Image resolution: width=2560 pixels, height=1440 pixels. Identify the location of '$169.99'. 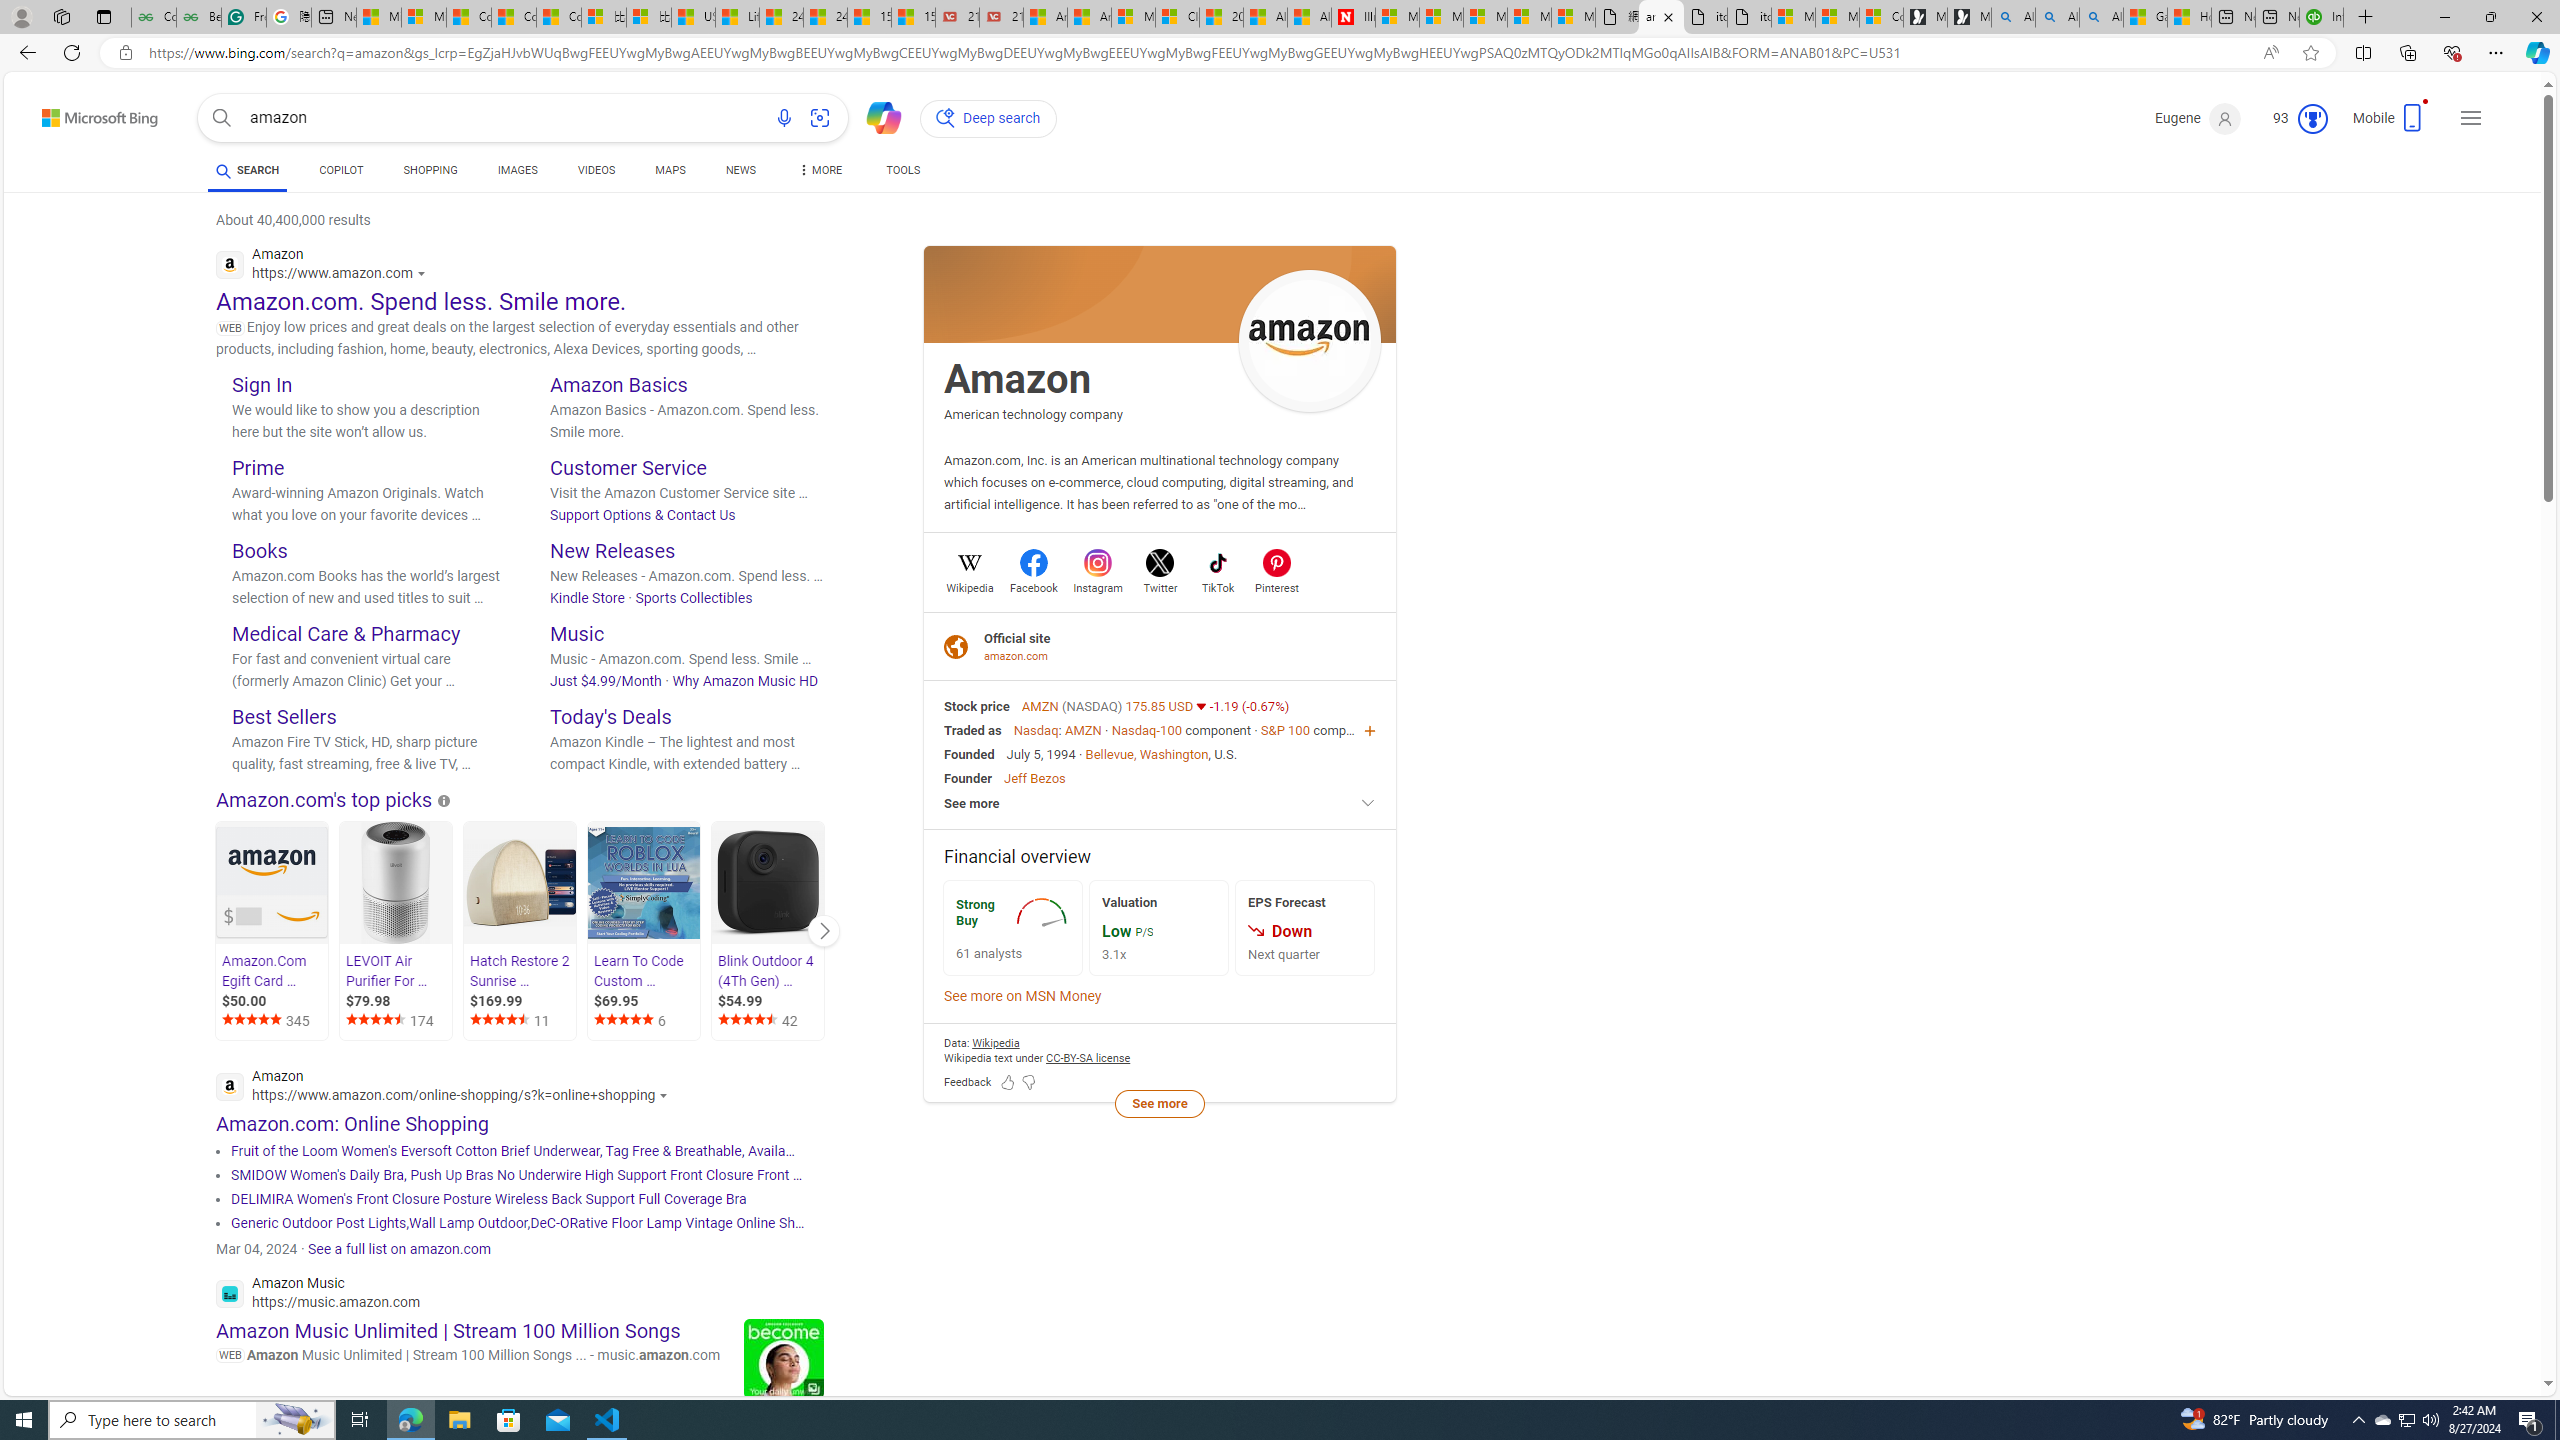
(521, 1000).